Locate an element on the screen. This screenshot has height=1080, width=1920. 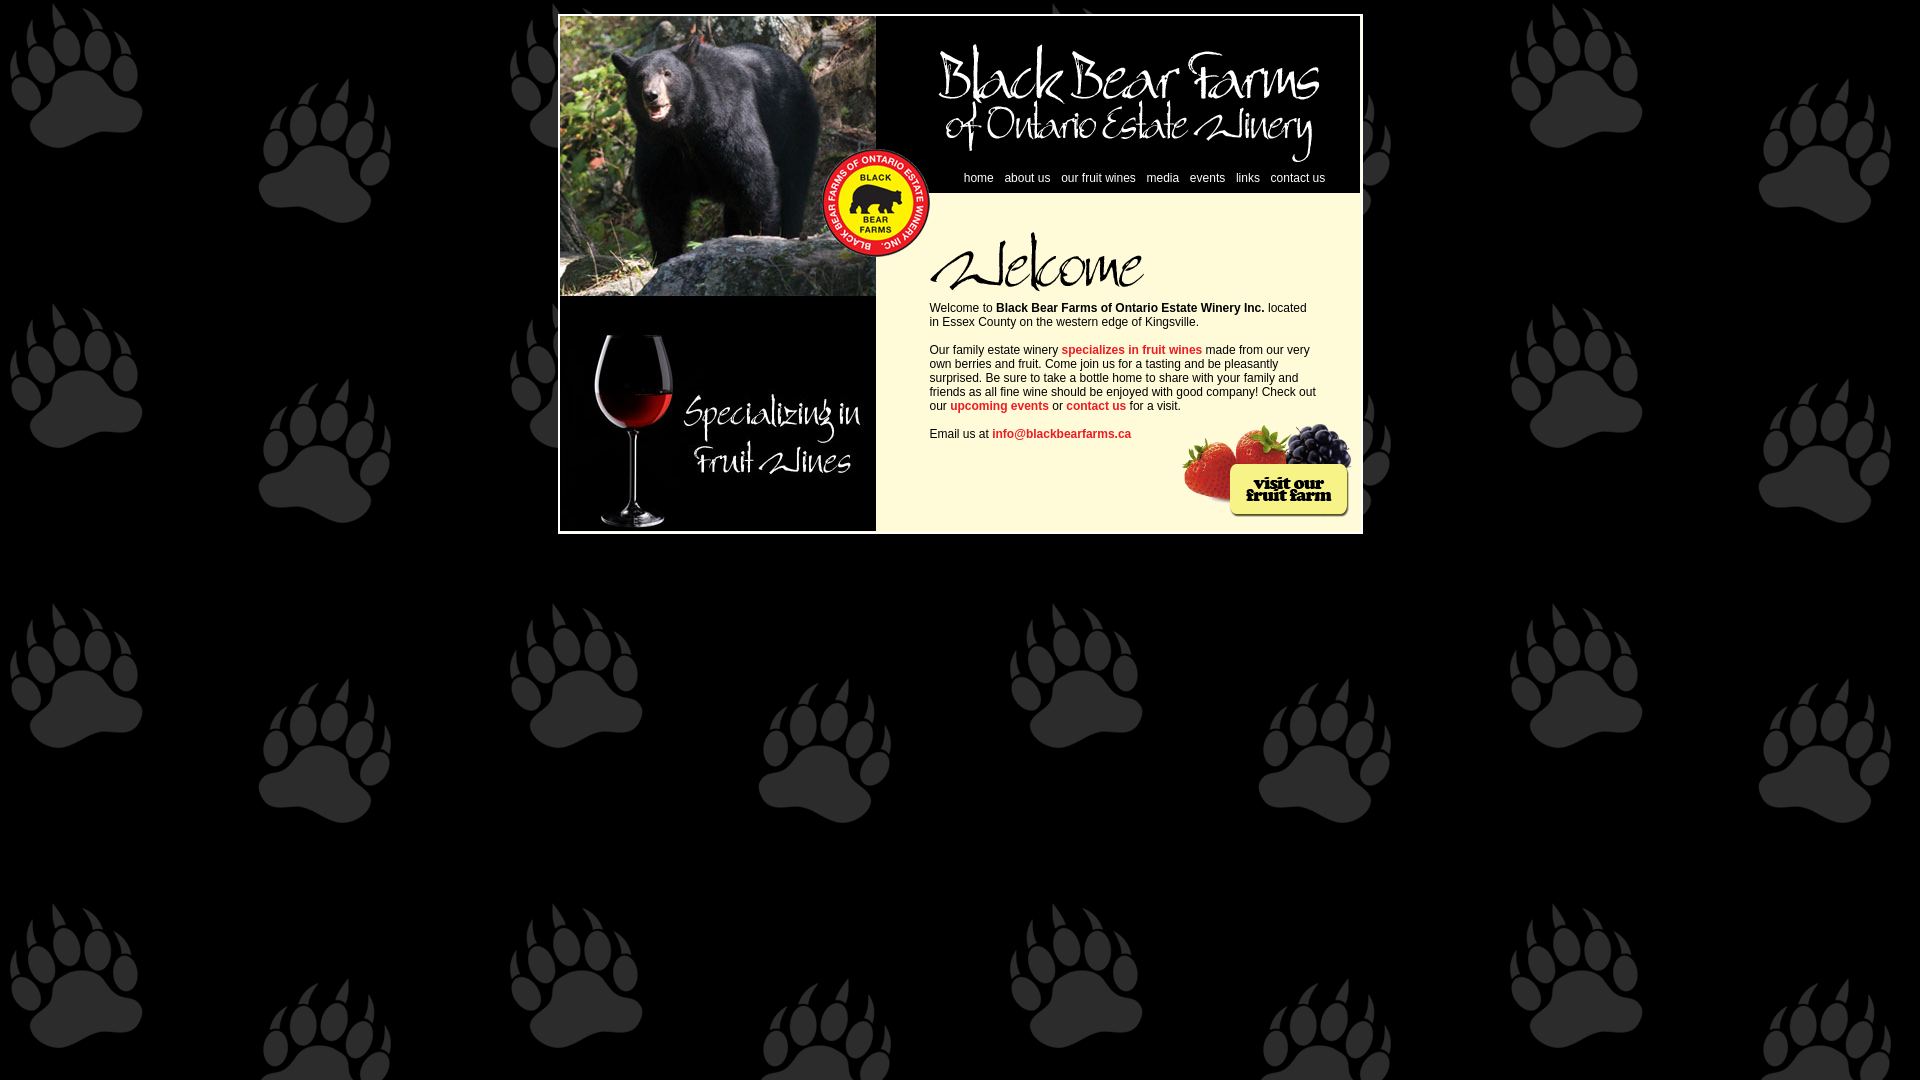
'media' is located at coordinates (1162, 176).